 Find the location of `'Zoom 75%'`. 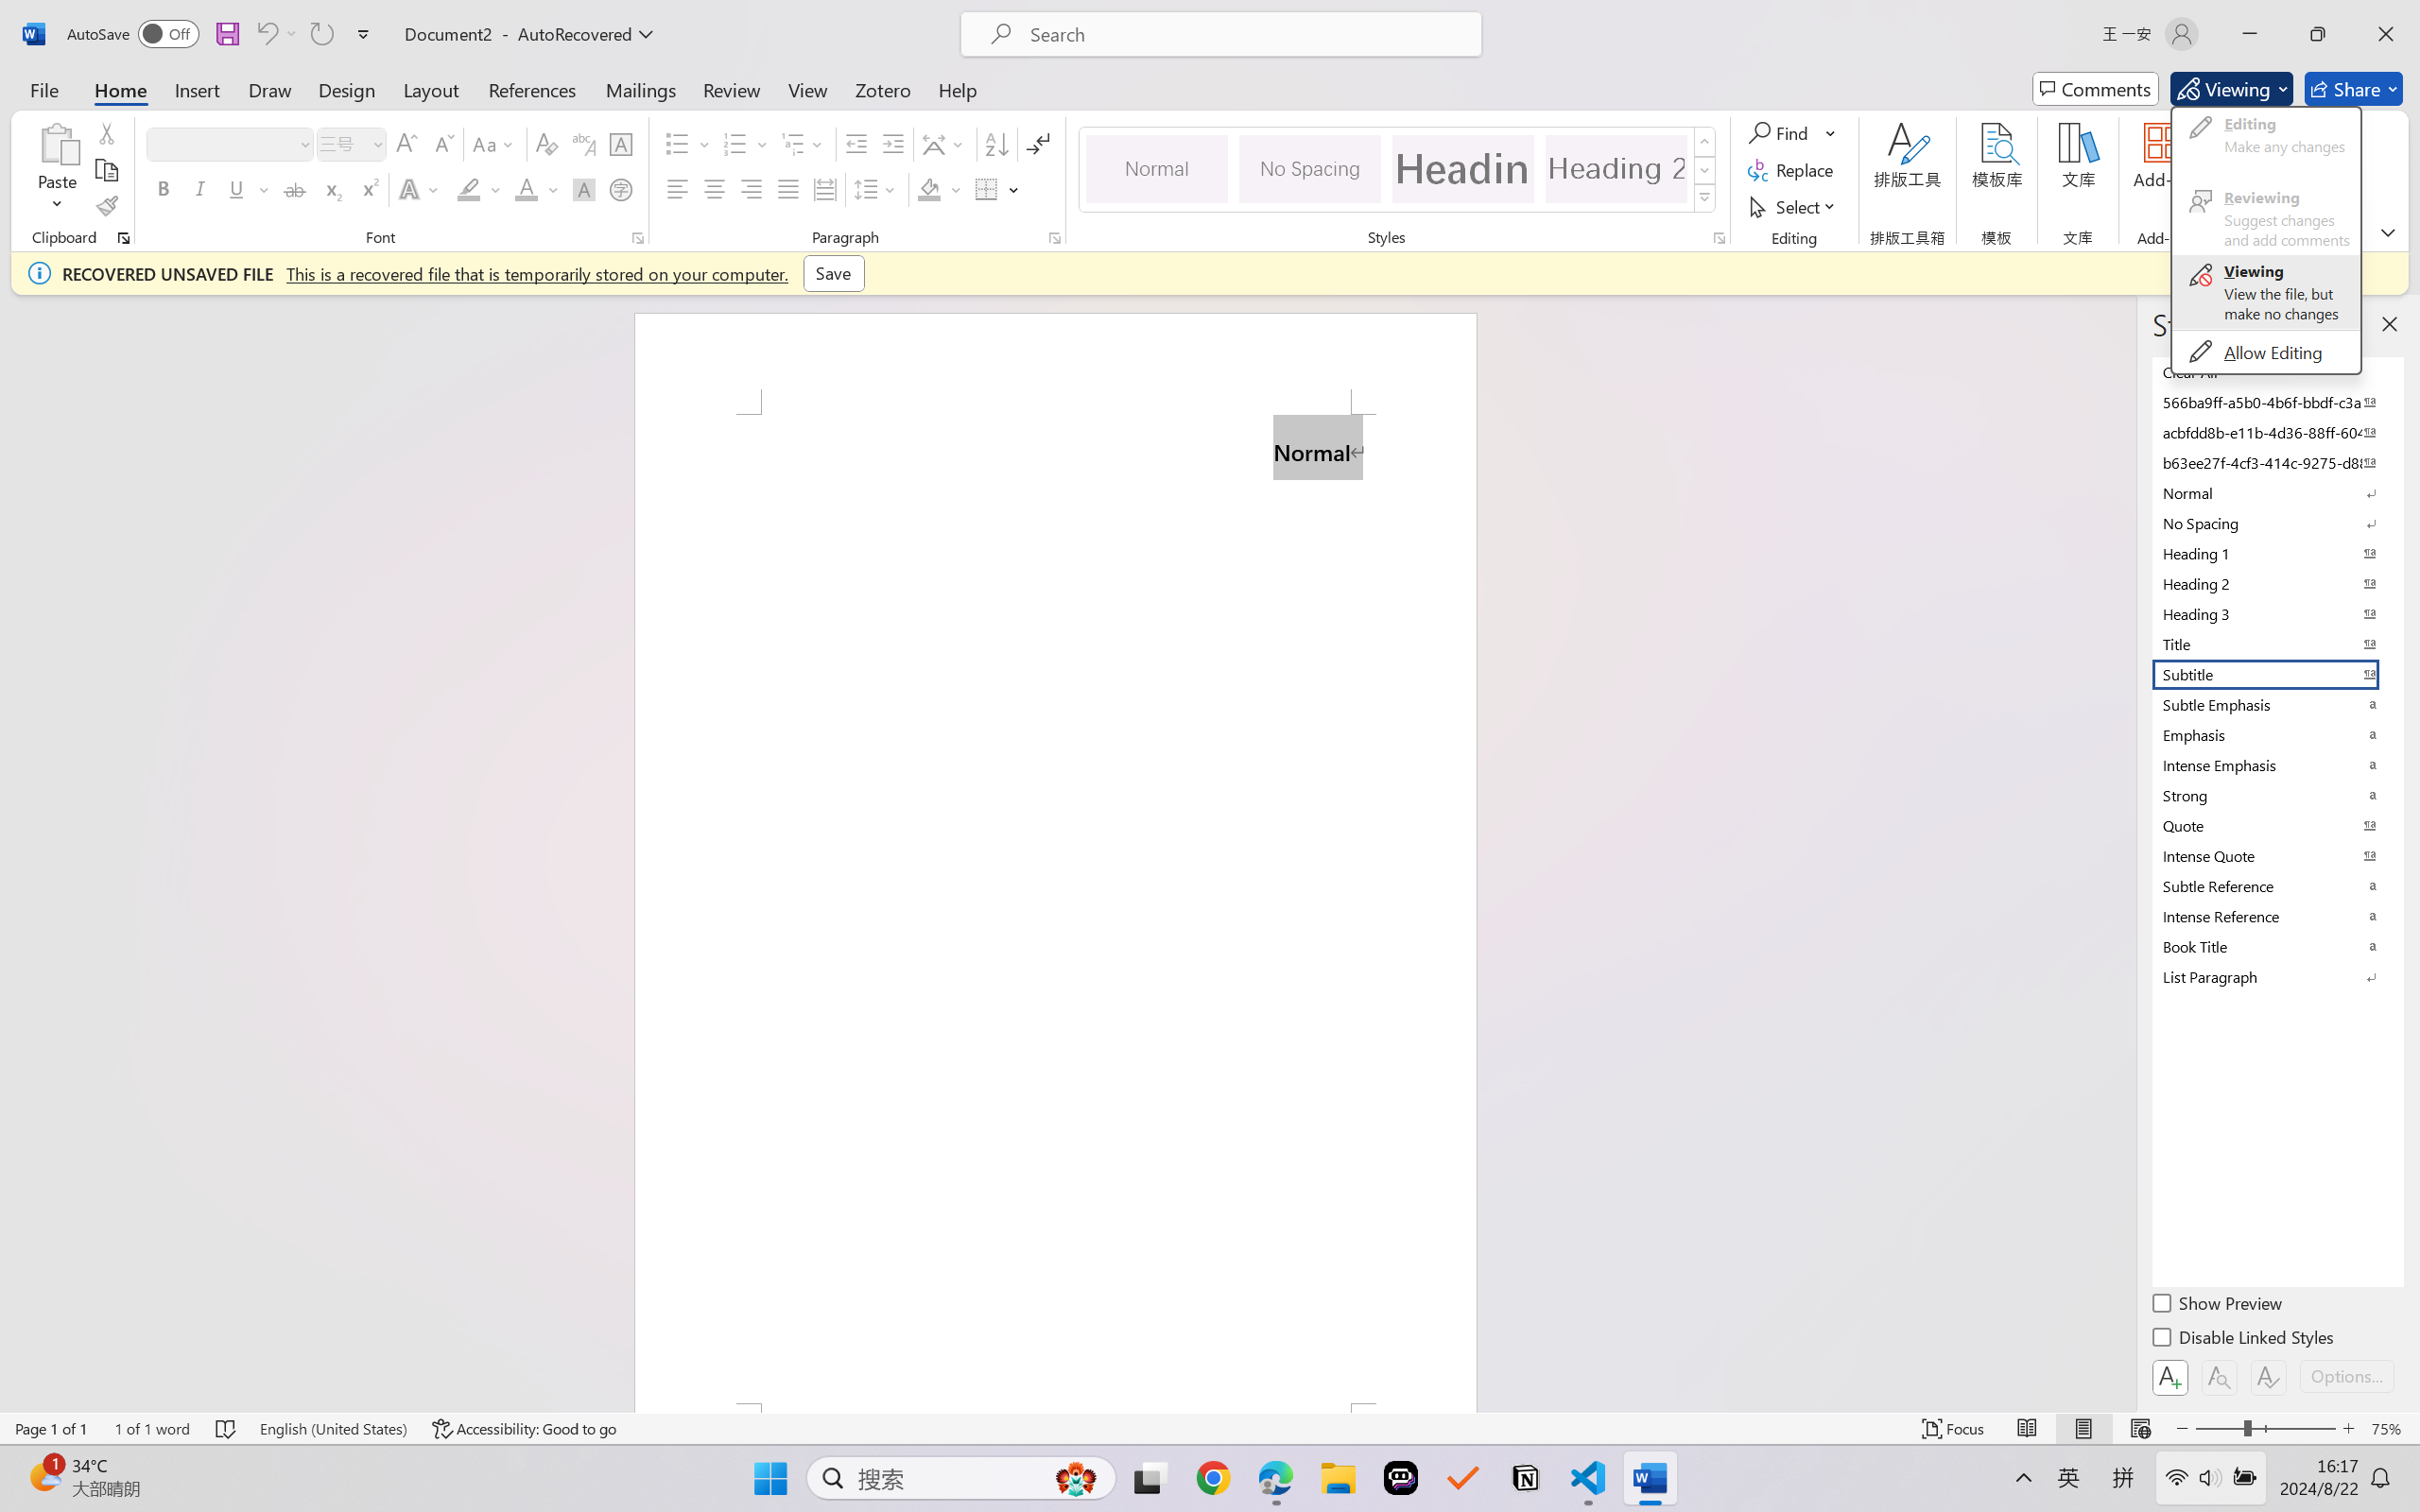

'Zoom 75%' is located at coordinates (2390, 1428).